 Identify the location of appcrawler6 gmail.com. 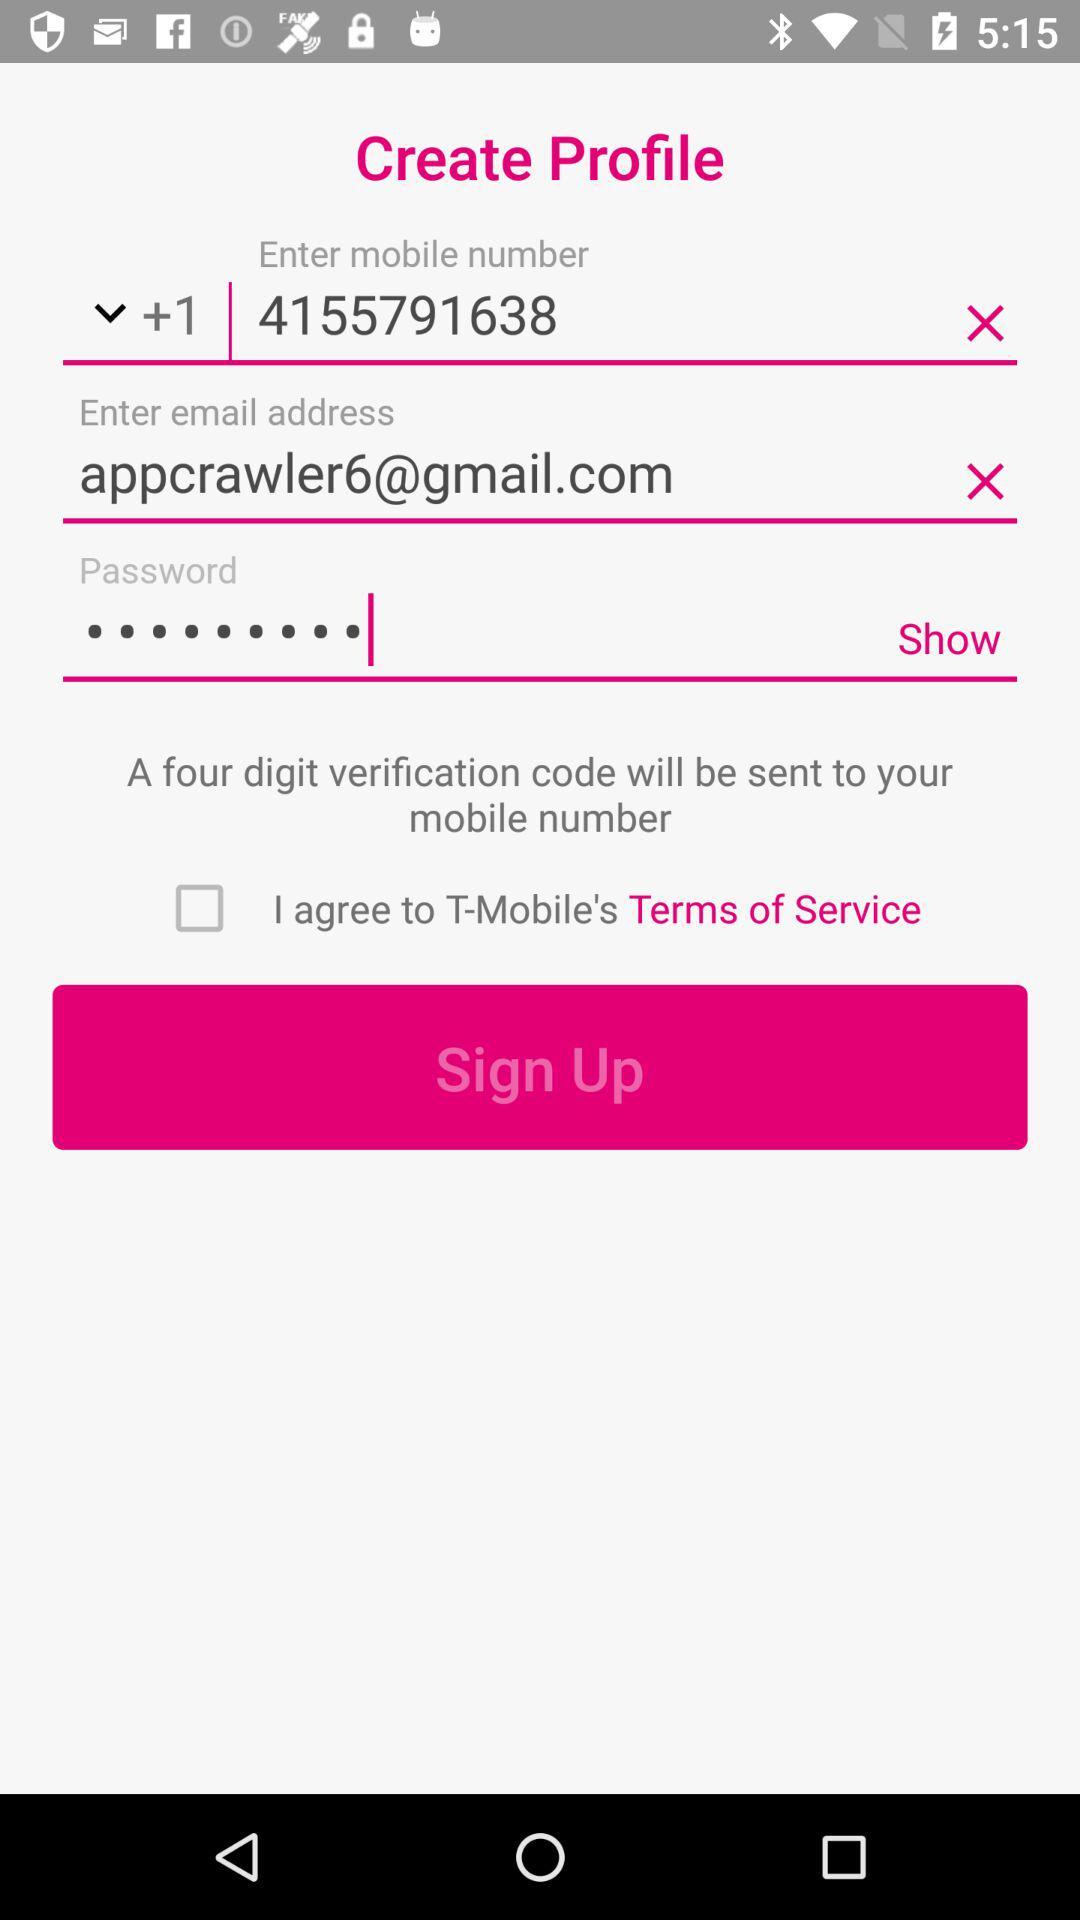
(540, 470).